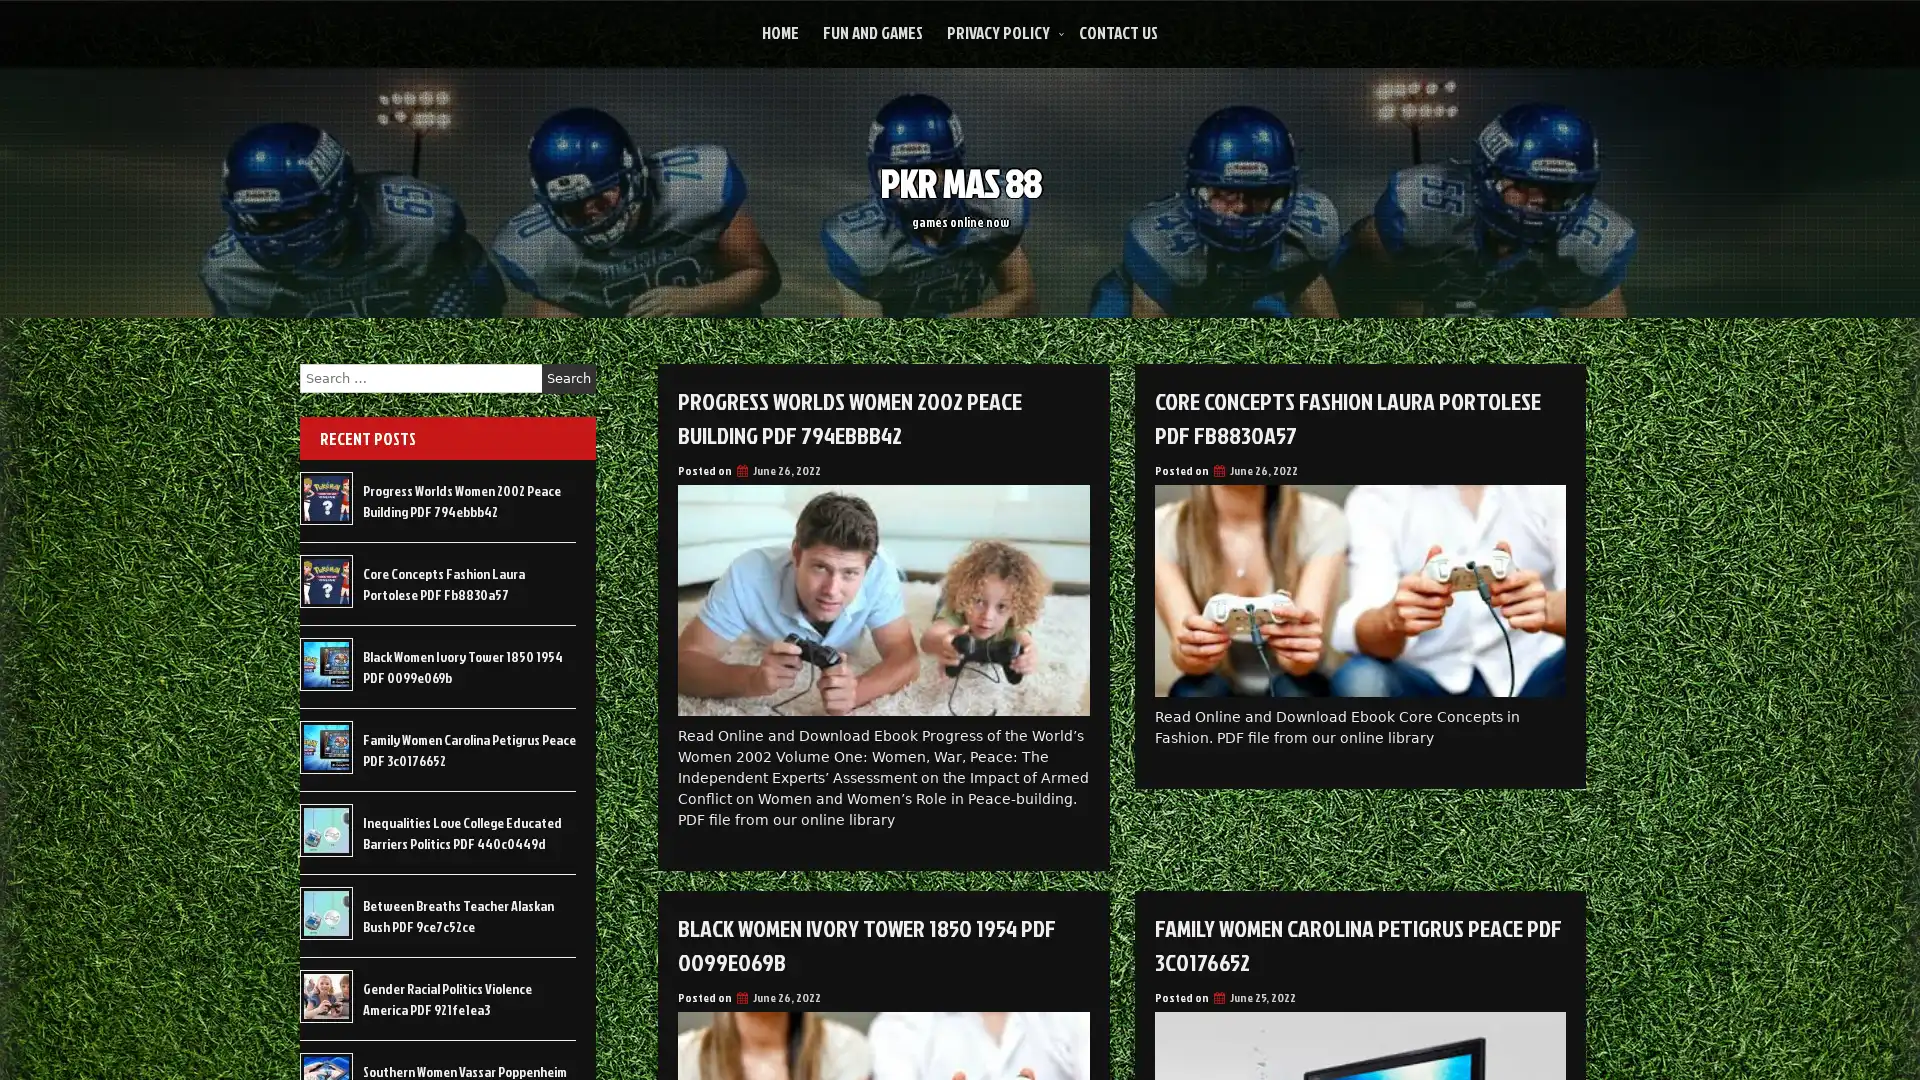 The width and height of the screenshot is (1920, 1080). Describe the element at coordinates (568, 378) in the screenshot. I see `Search` at that location.